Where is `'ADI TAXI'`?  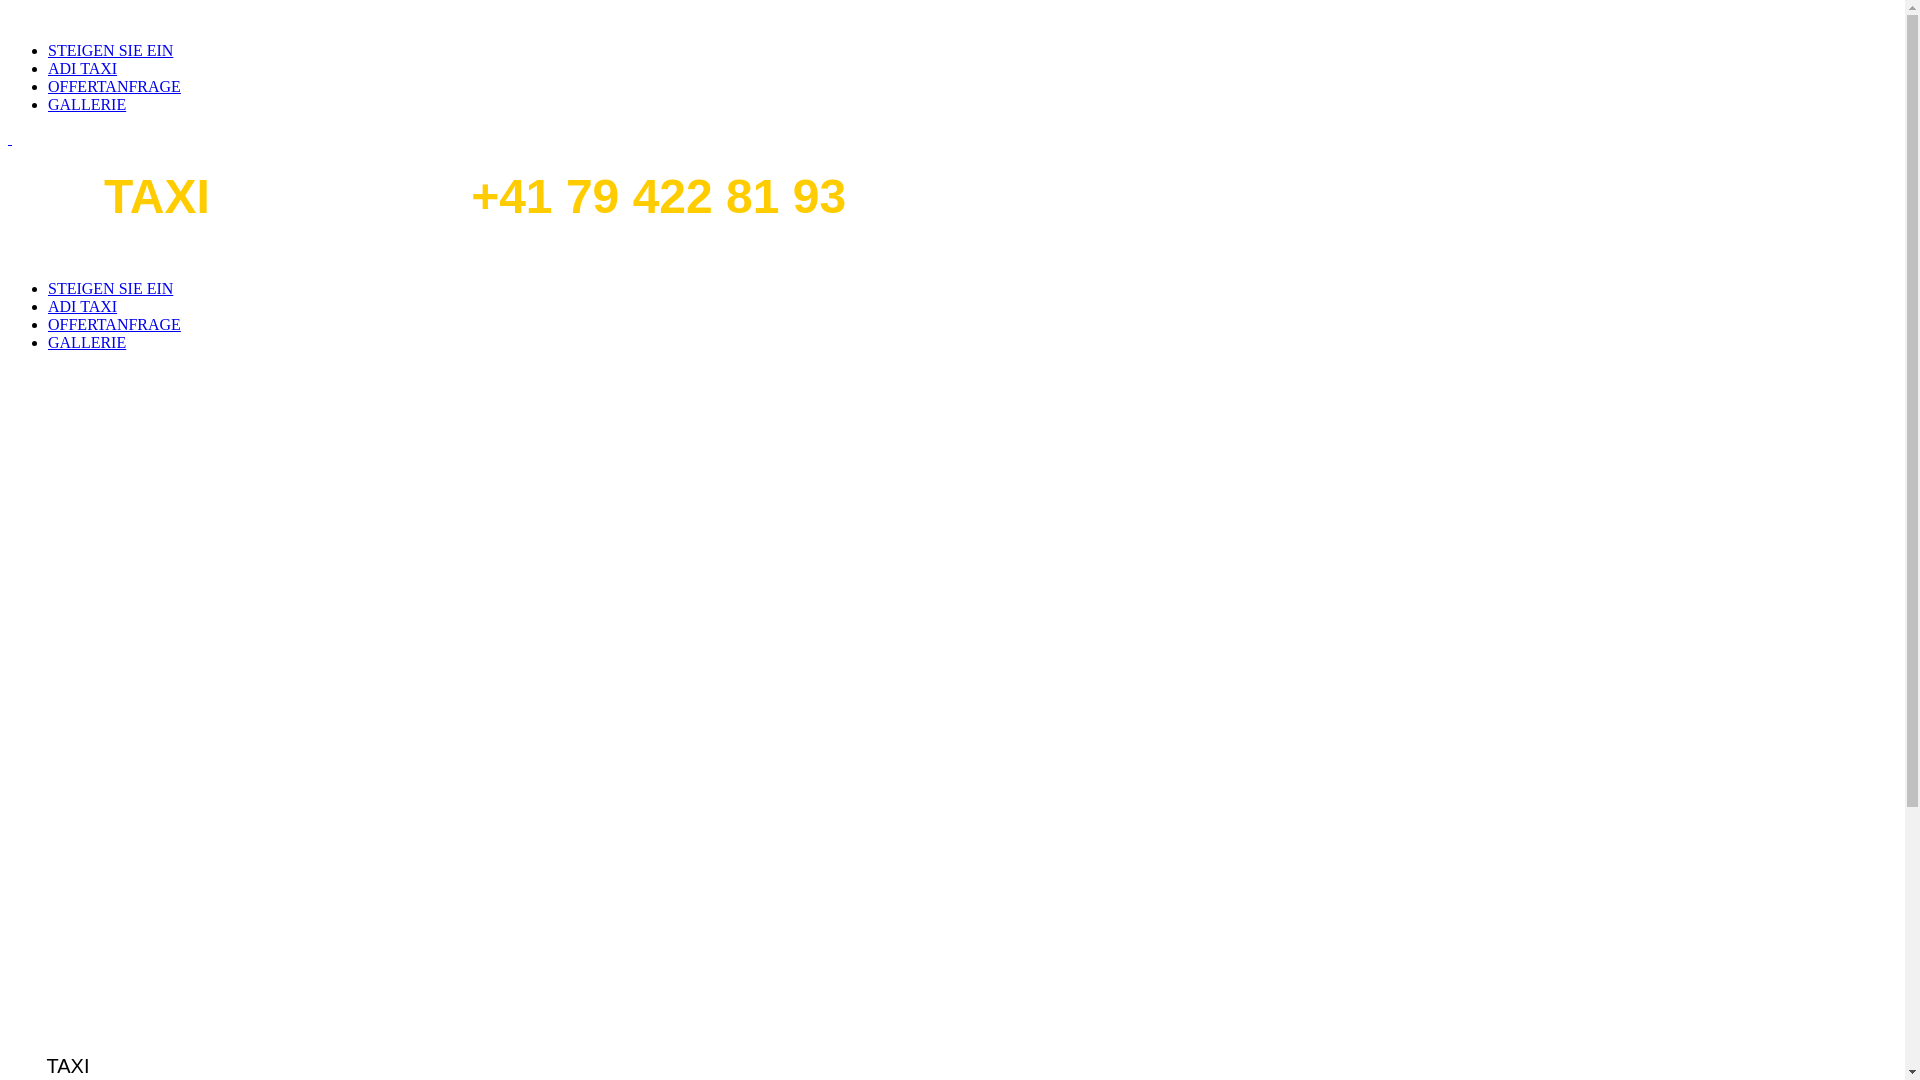 'ADI TAXI' is located at coordinates (81, 67).